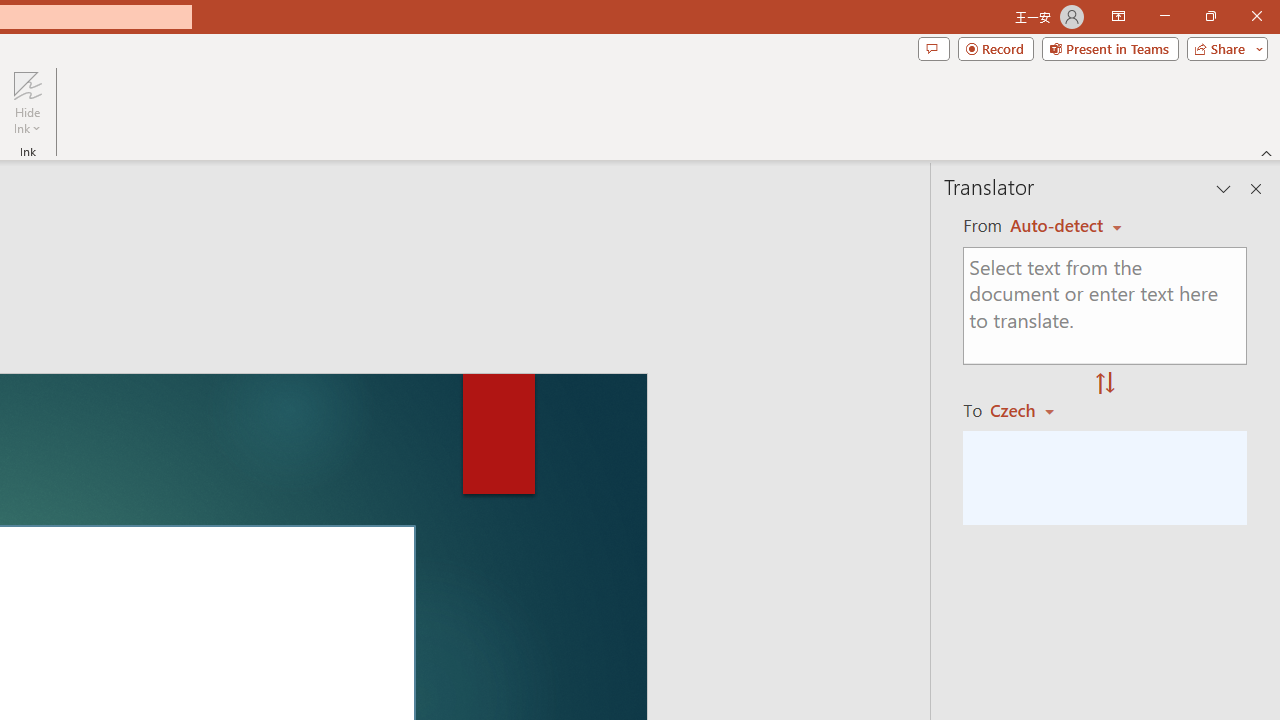  What do you see at coordinates (1209, 16) in the screenshot?
I see `'Restore Down'` at bounding box center [1209, 16].